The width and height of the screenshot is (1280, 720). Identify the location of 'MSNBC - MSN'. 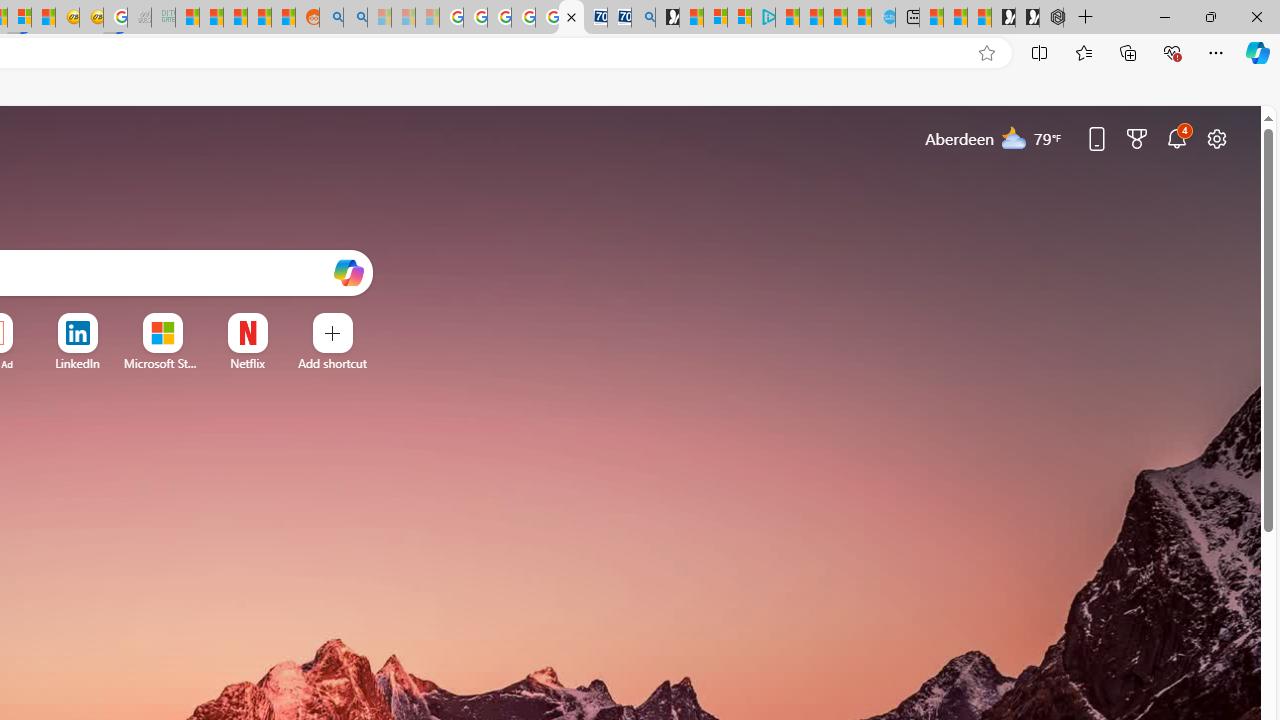
(186, 17).